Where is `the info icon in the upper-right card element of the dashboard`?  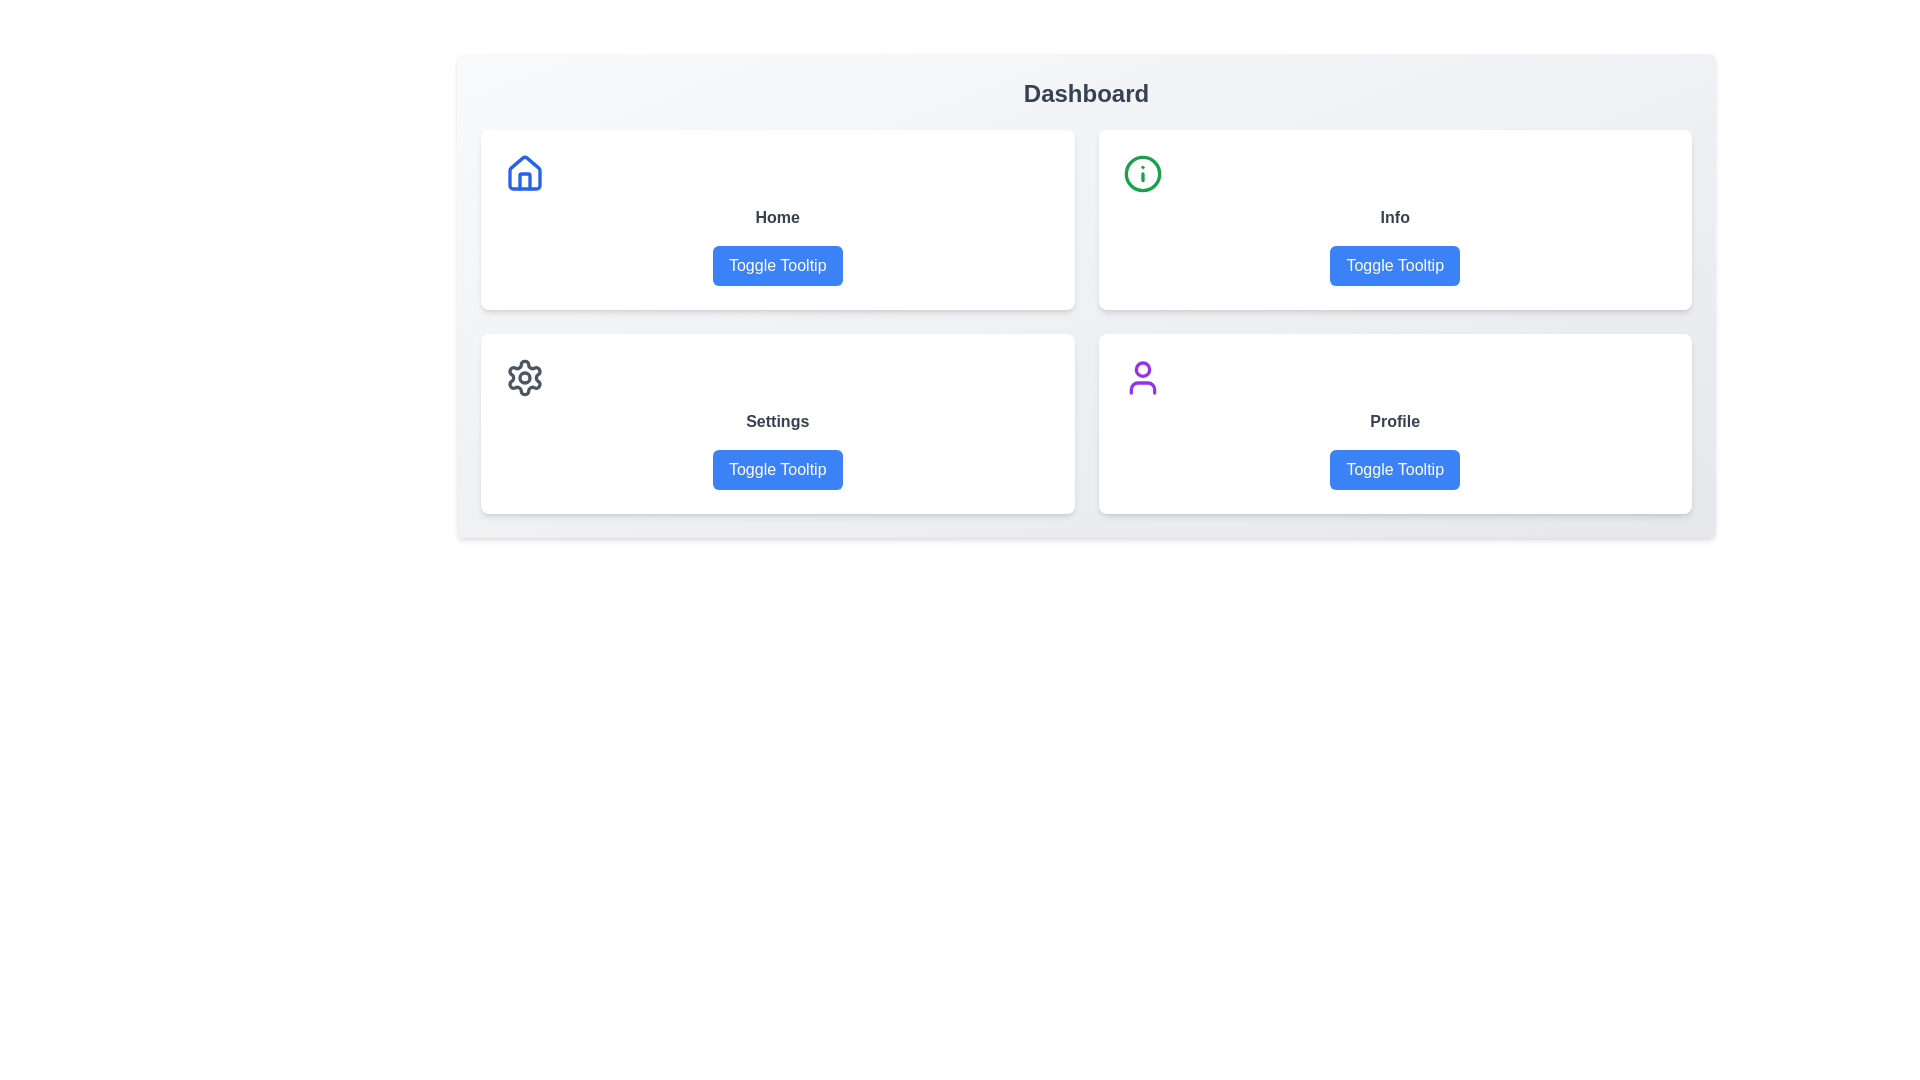 the info icon in the upper-right card element of the dashboard is located at coordinates (1394, 219).